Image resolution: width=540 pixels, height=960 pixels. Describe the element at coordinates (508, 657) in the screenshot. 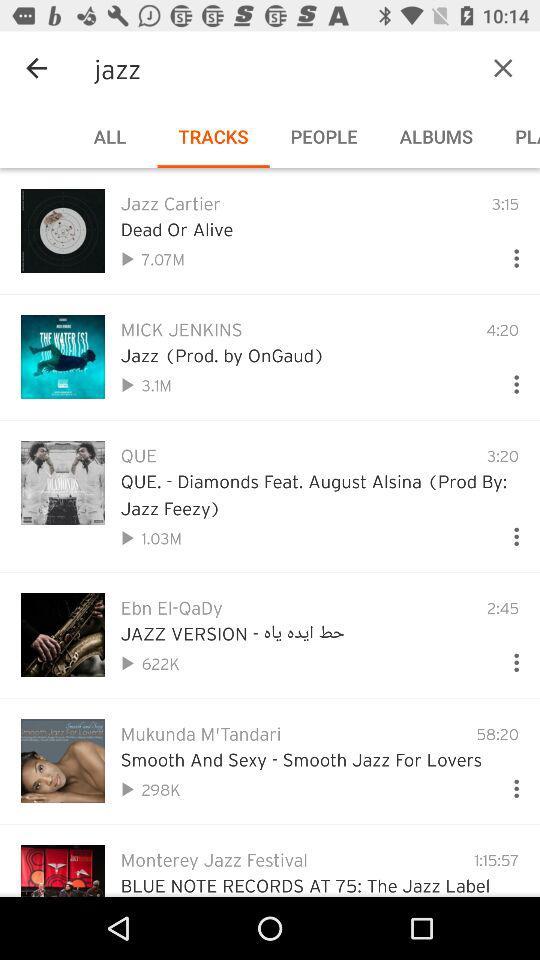

I see `more options` at that location.